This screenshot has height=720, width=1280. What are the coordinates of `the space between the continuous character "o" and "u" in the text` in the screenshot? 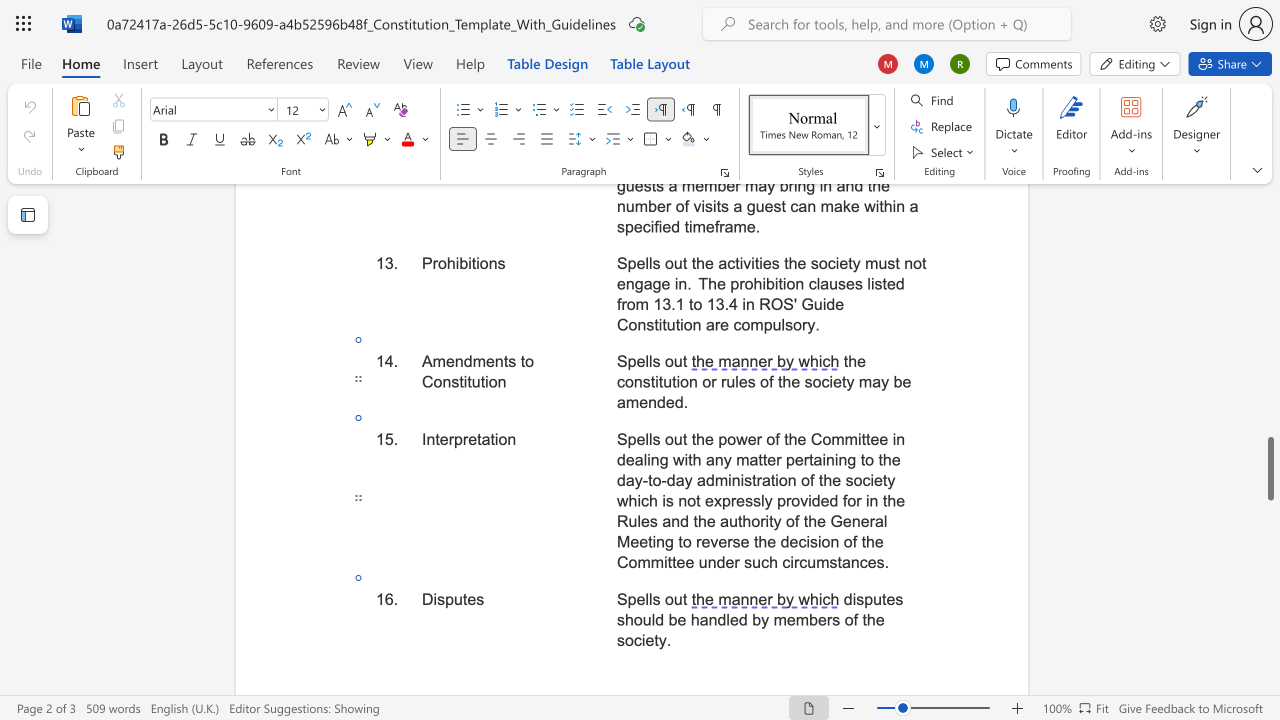 It's located at (673, 598).